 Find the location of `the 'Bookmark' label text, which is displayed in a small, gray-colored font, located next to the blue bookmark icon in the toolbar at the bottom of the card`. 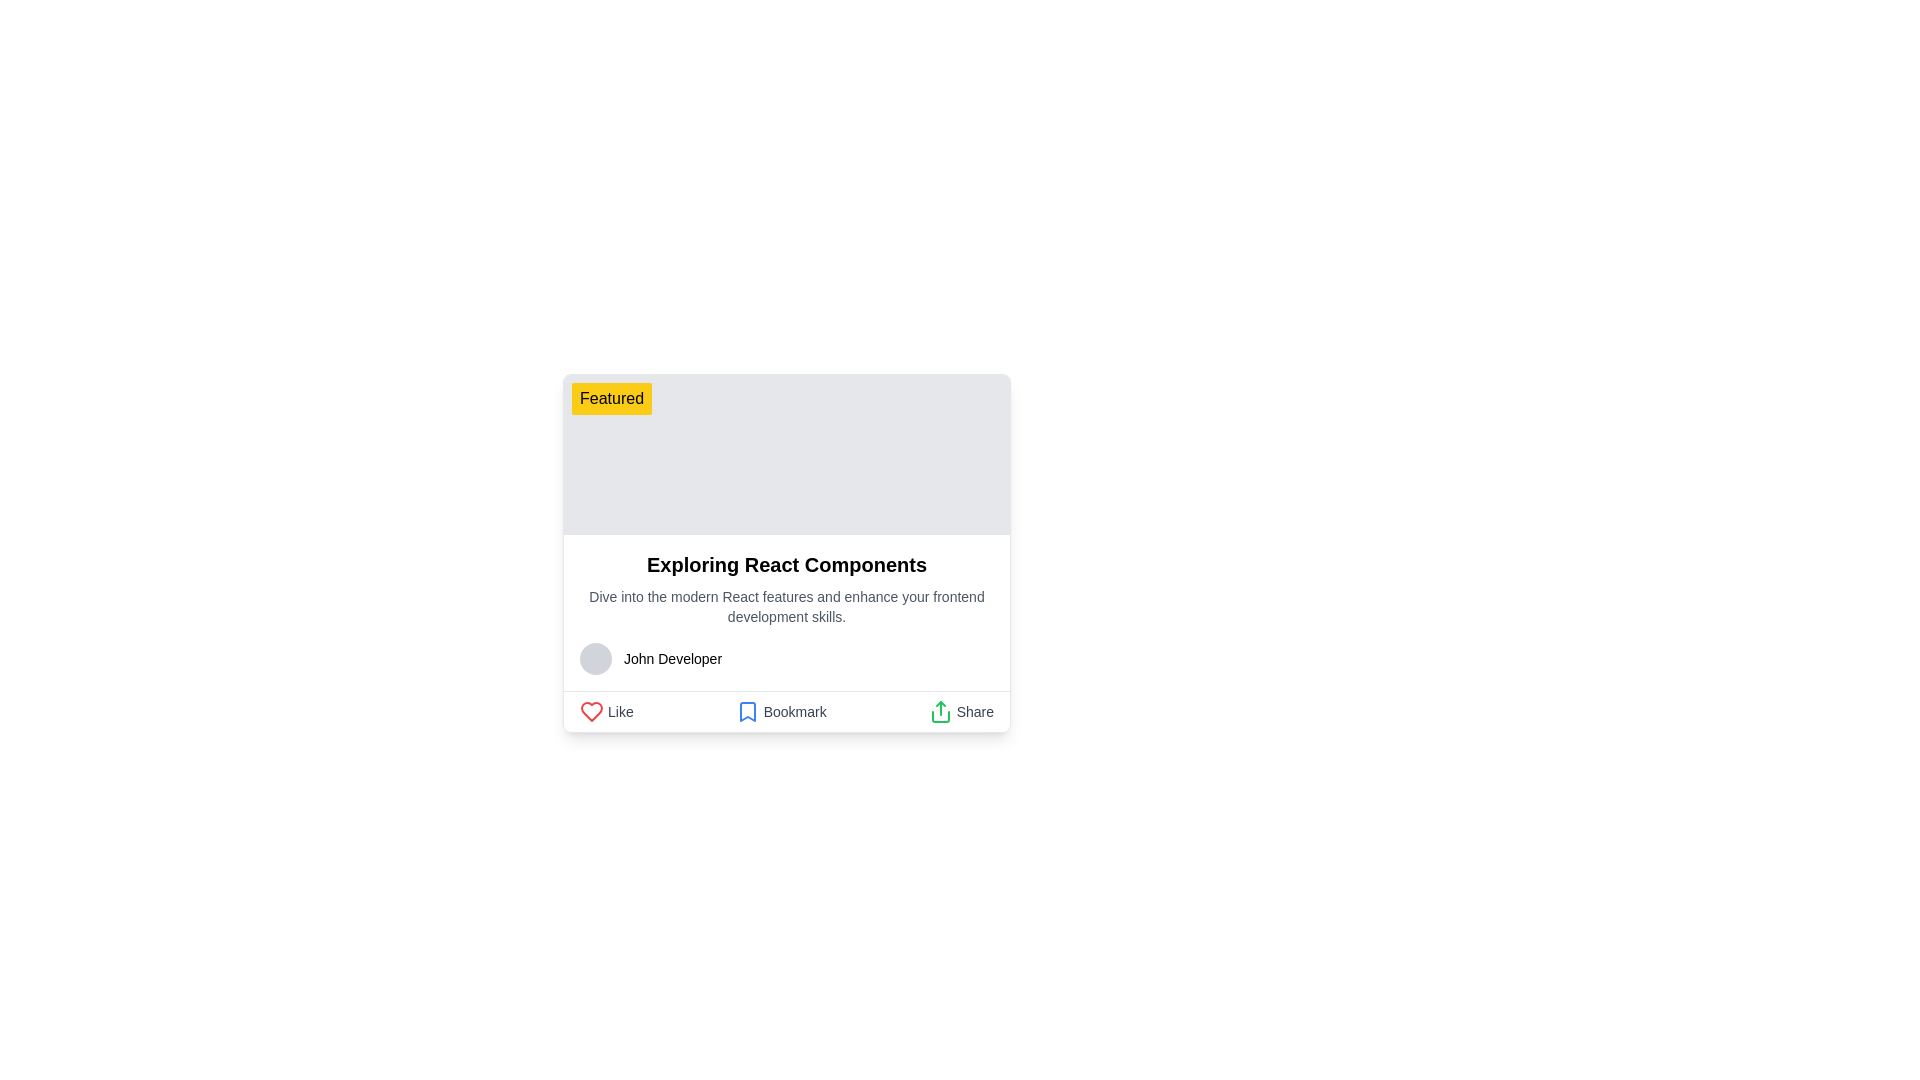

the 'Bookmark' label text, which is displayed in a small, gray-colored font, located next to the blue bookmark icon in the toolbar at the bottom of the card is located at coordinates (794, 711).